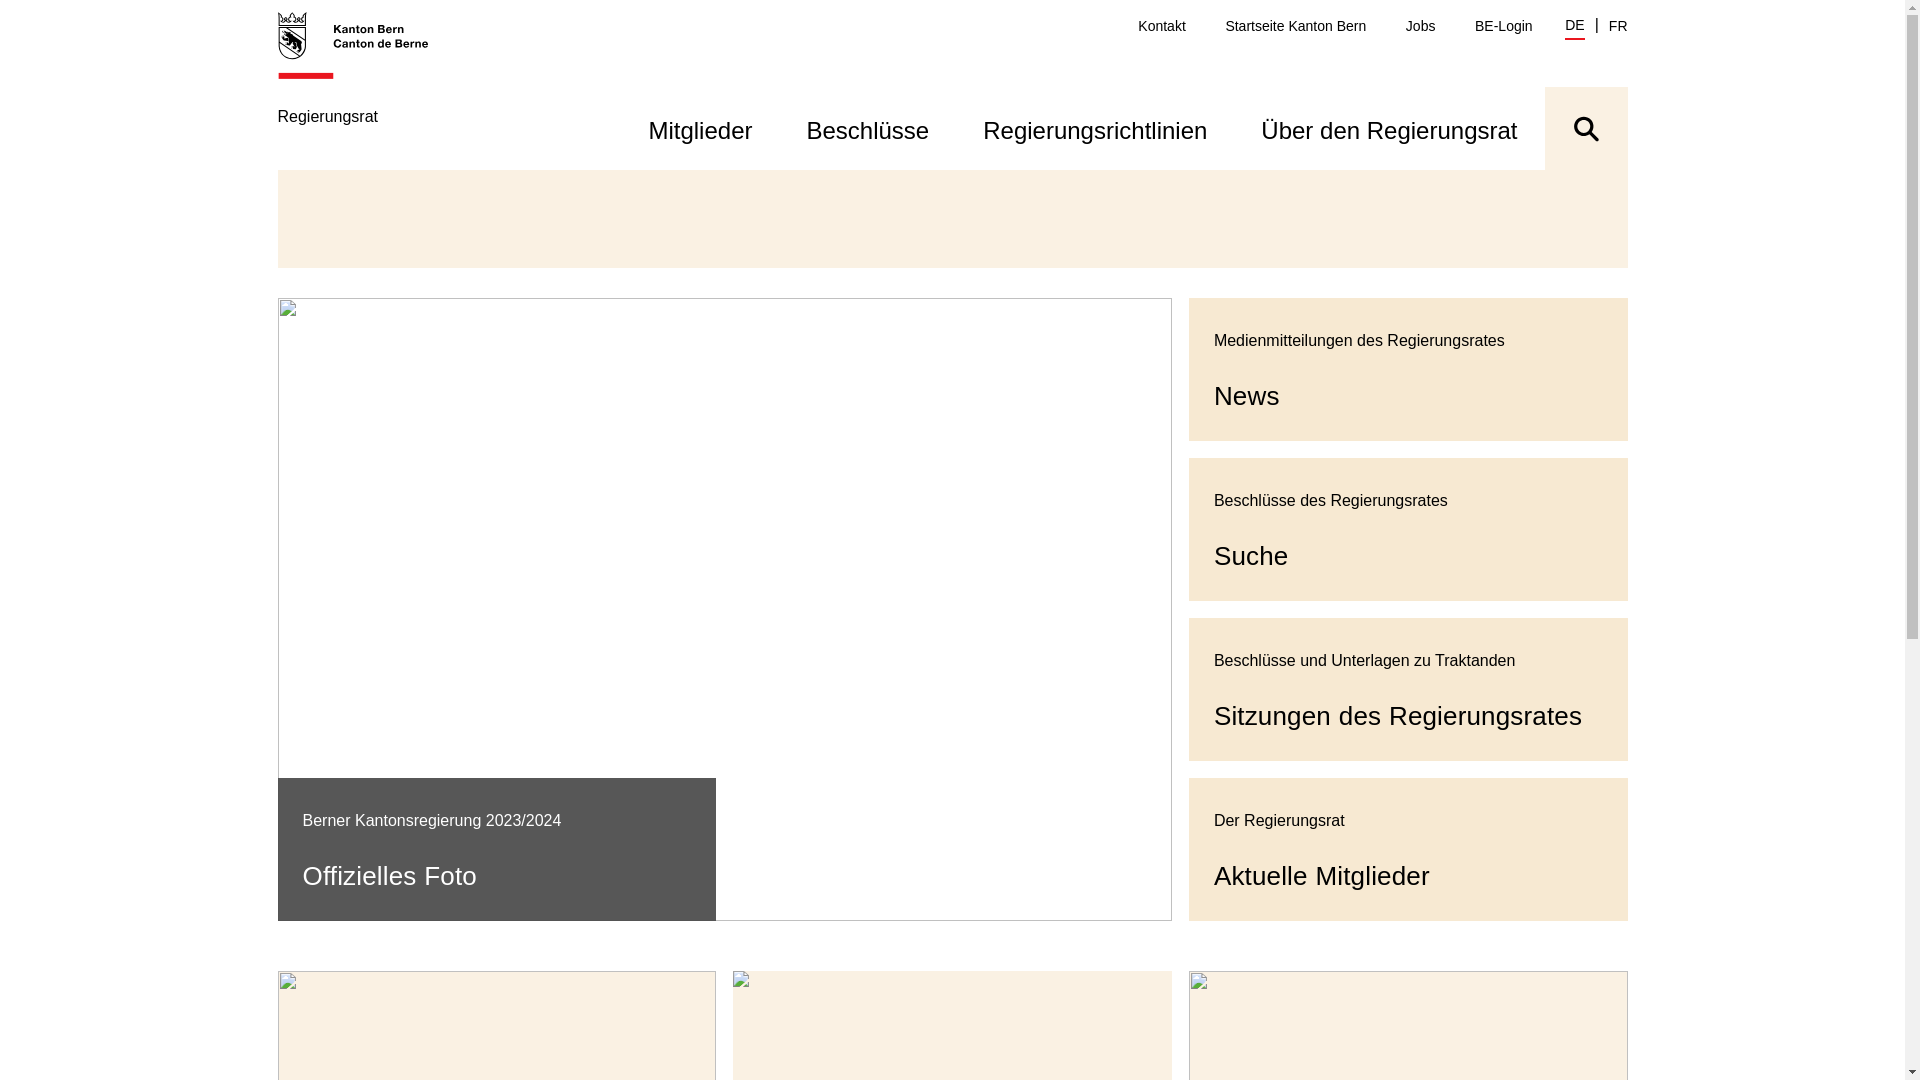 The height and width of the screenshot is (1080, 1920). Describe the element at coordinates (1407, 369) in the screenshot. I see `'News` at that location.